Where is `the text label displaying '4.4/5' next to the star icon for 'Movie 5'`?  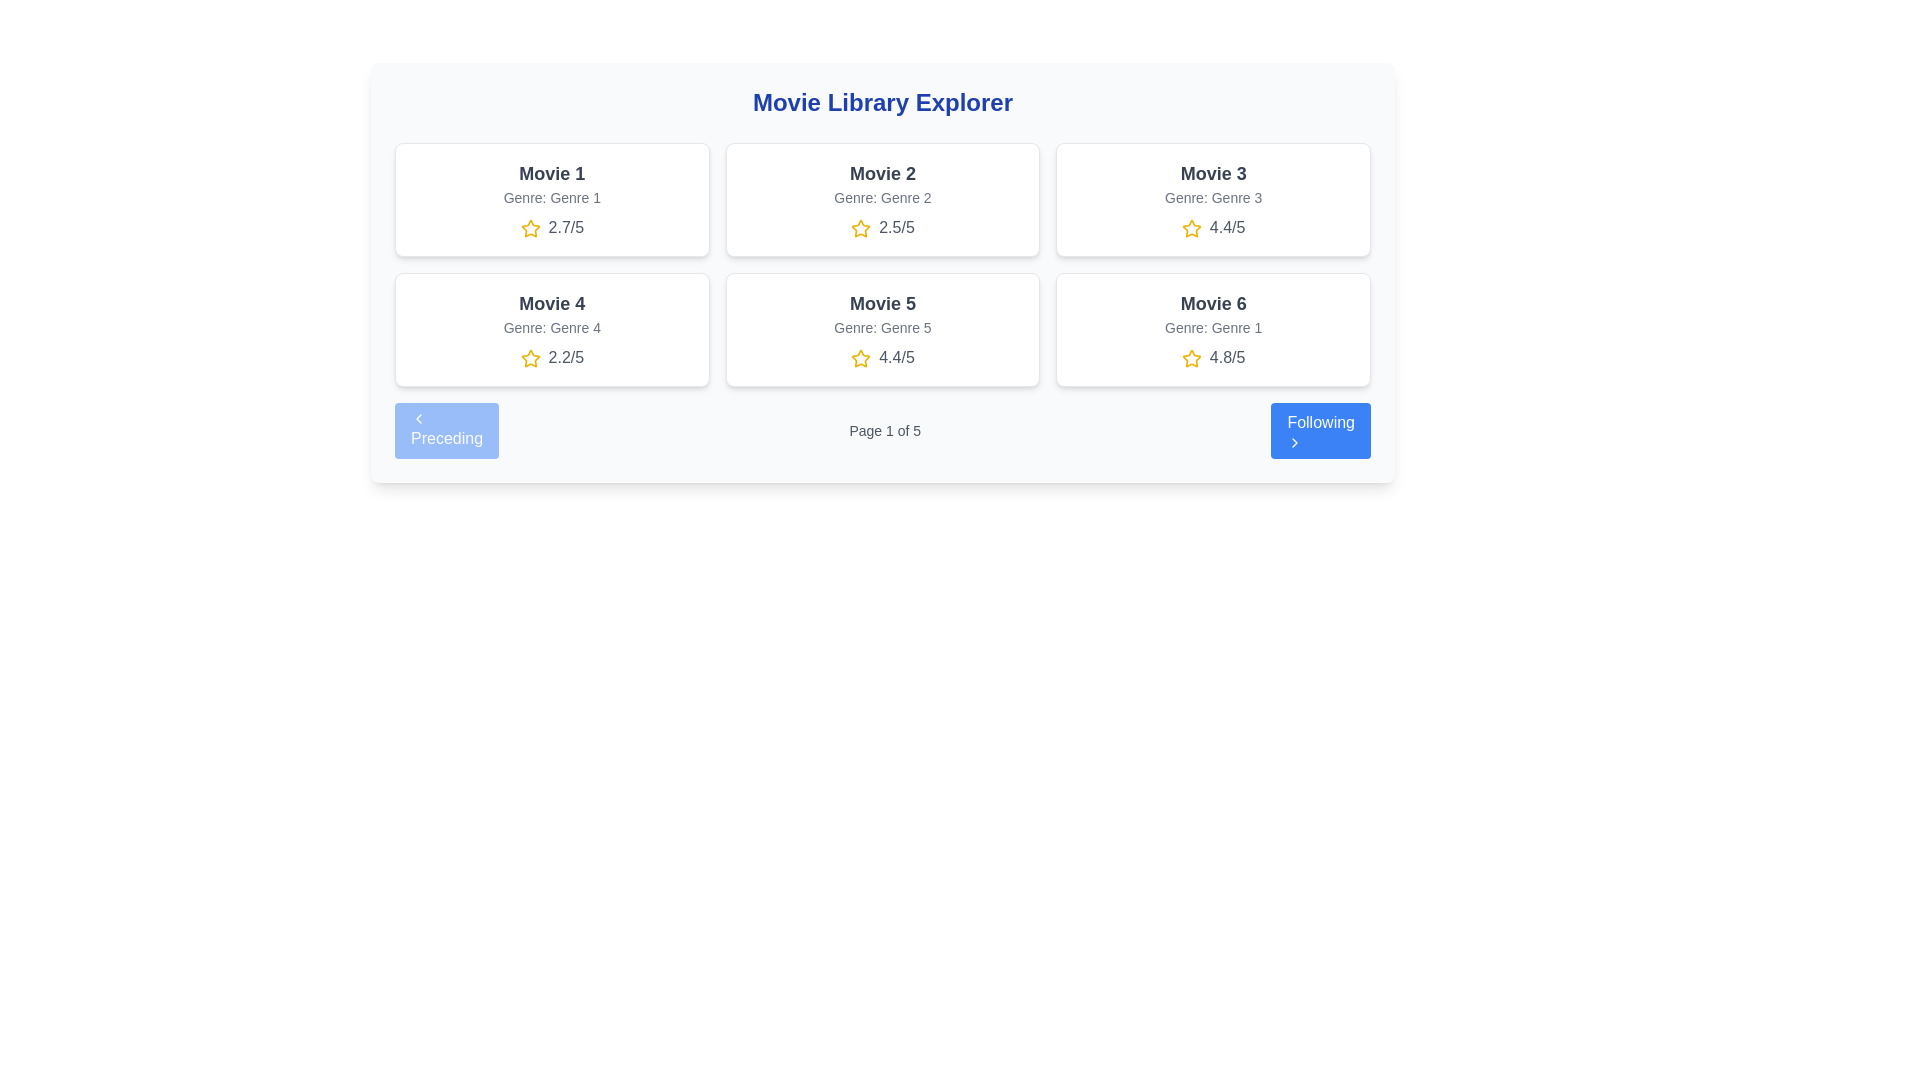 the text label displaying '4.4/5' next to the star icon for 'Movie 5' is located at coordinates (896, 356).